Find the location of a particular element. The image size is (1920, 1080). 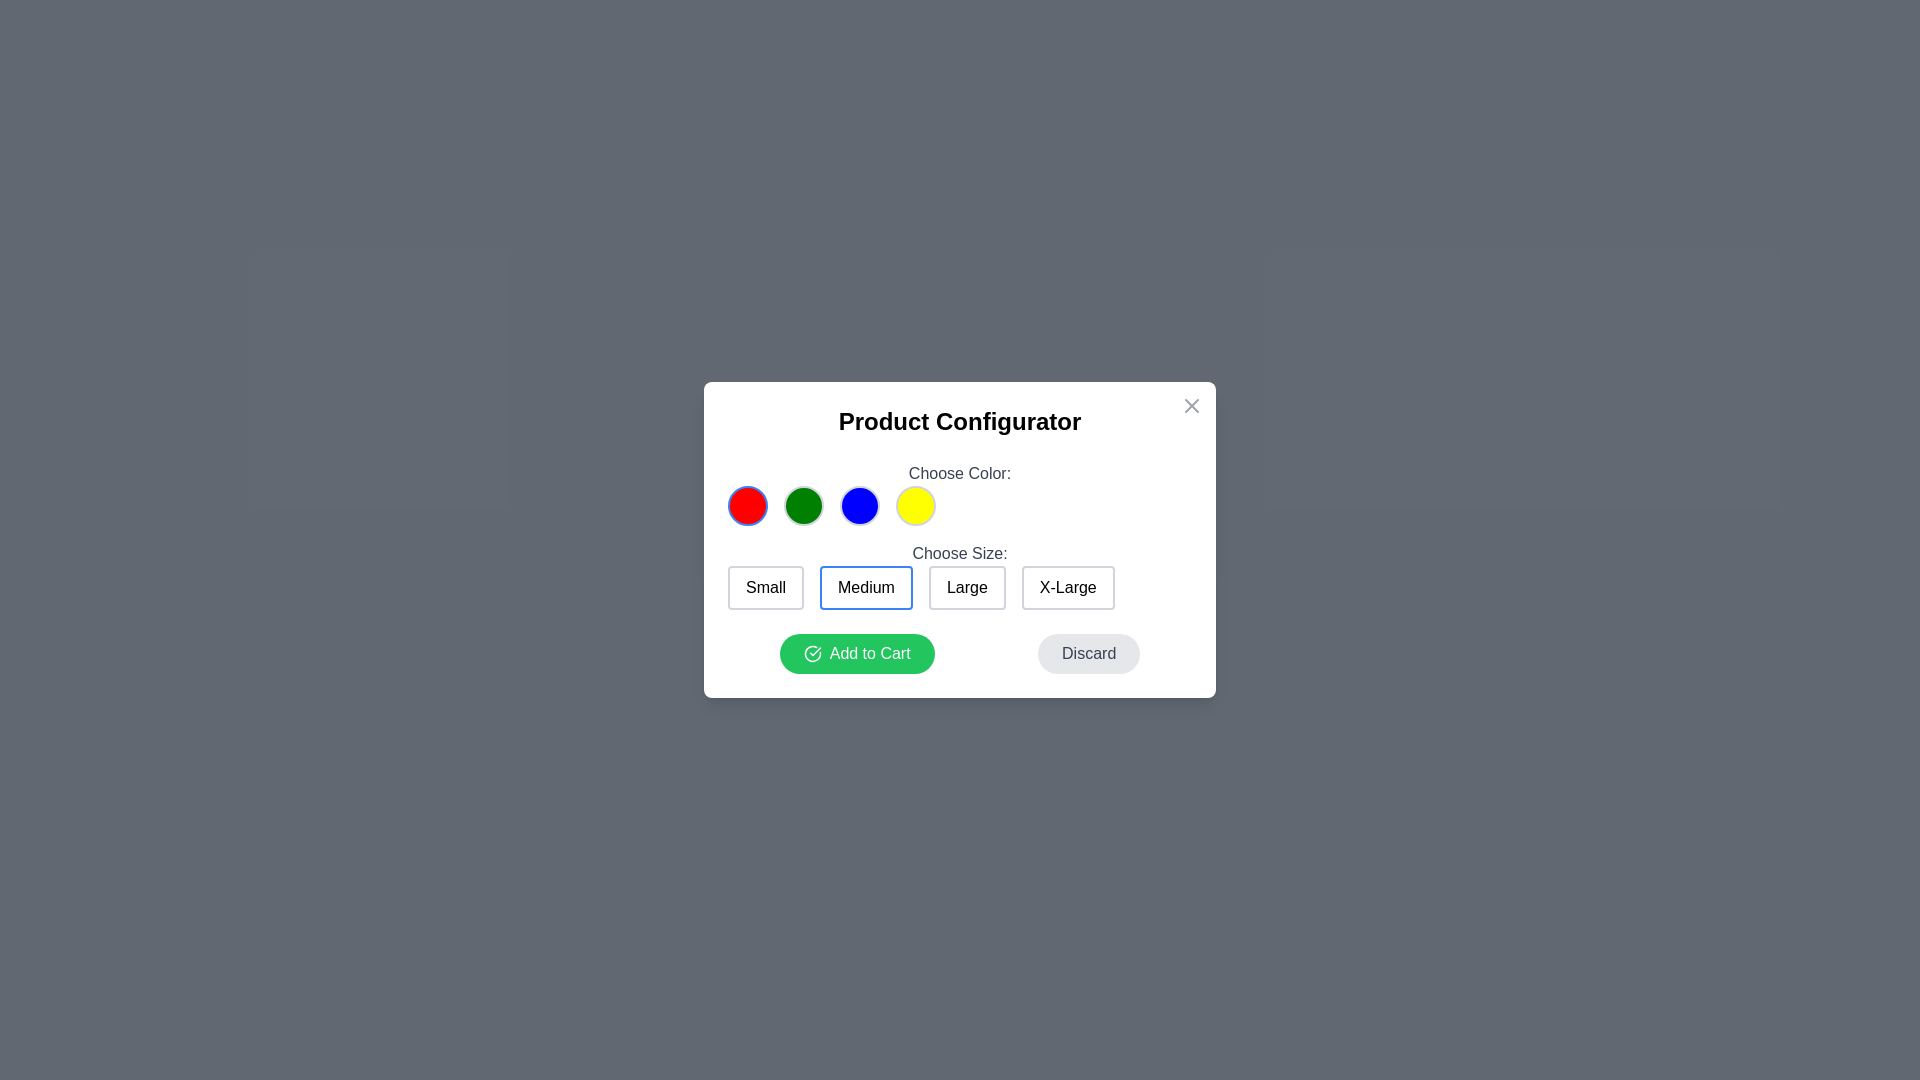

the circular blue button with a gray border in the 'Product Configurator' dialog box is located at coordinates (859, 504).